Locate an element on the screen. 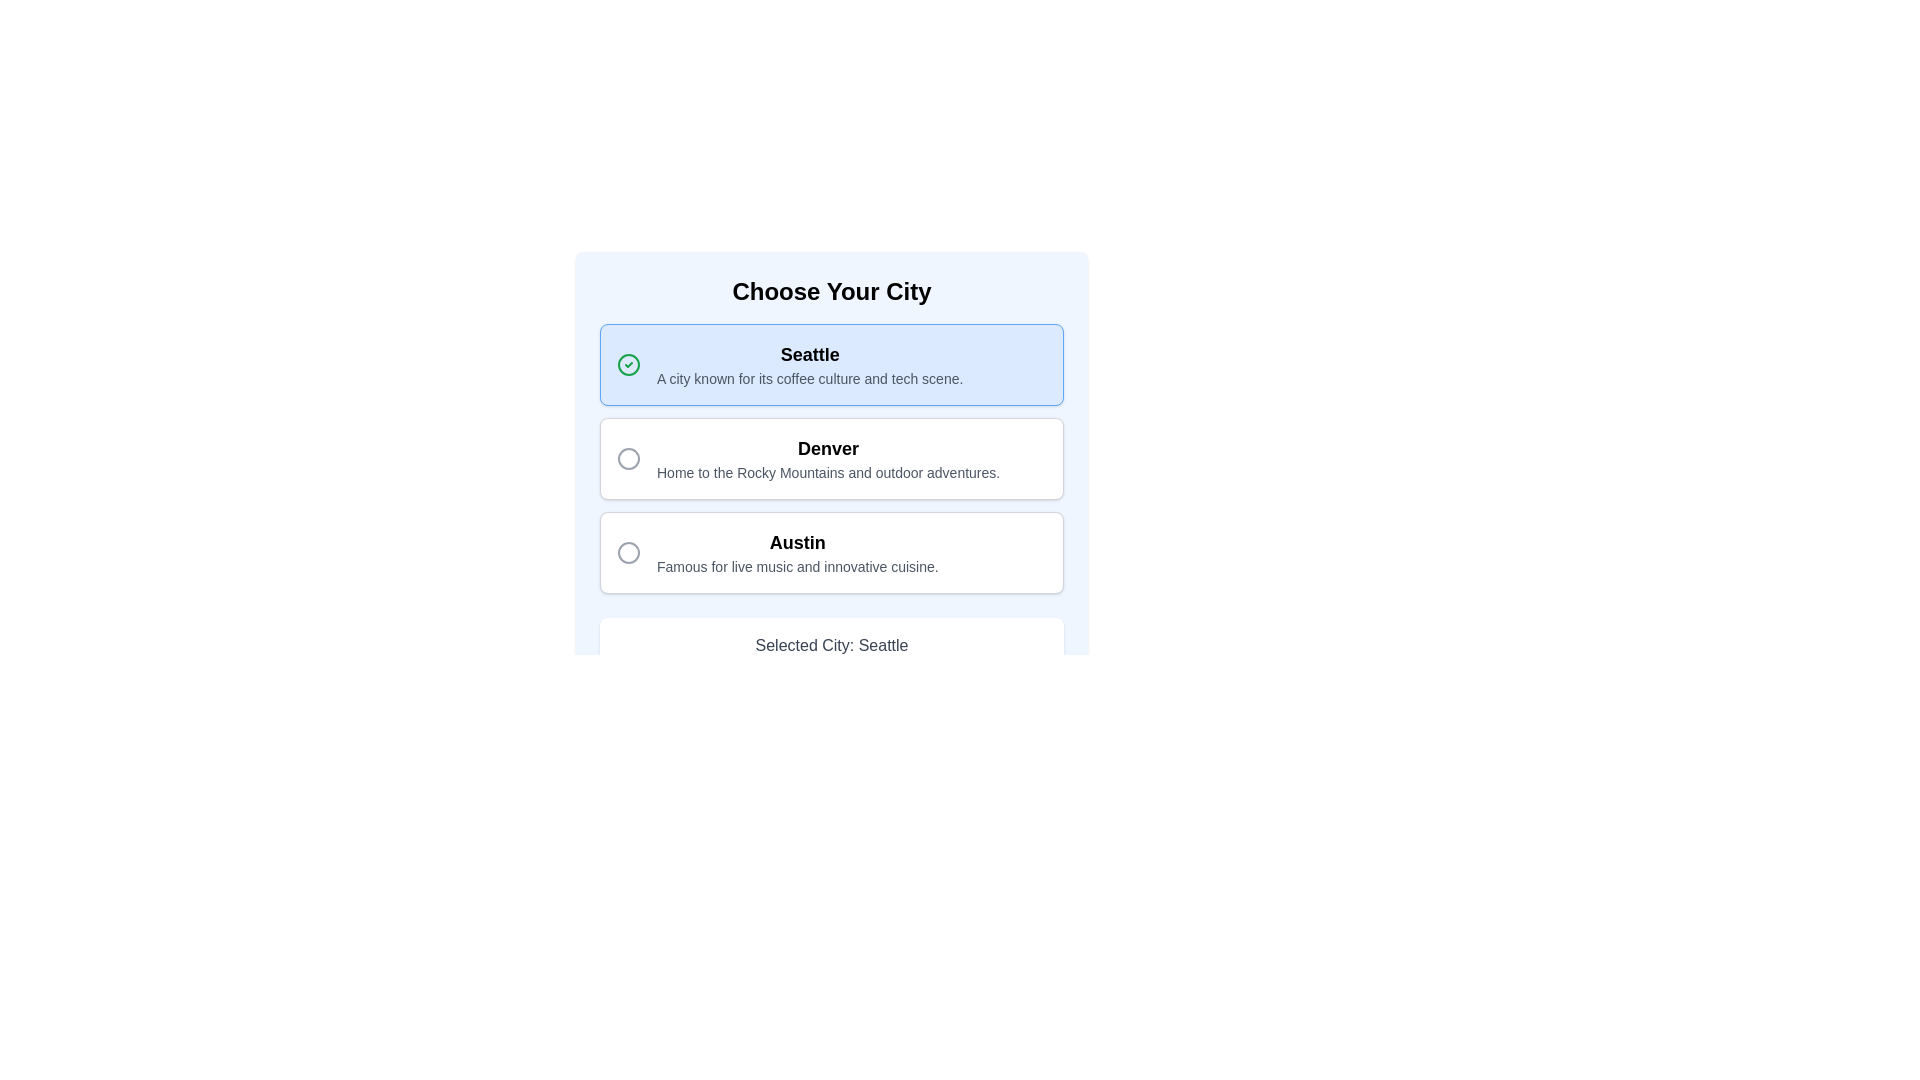 Image resolution: width=1920 pixels, height=1080 pixels. the 'Denver' option card is located at coordinates (831, 459).